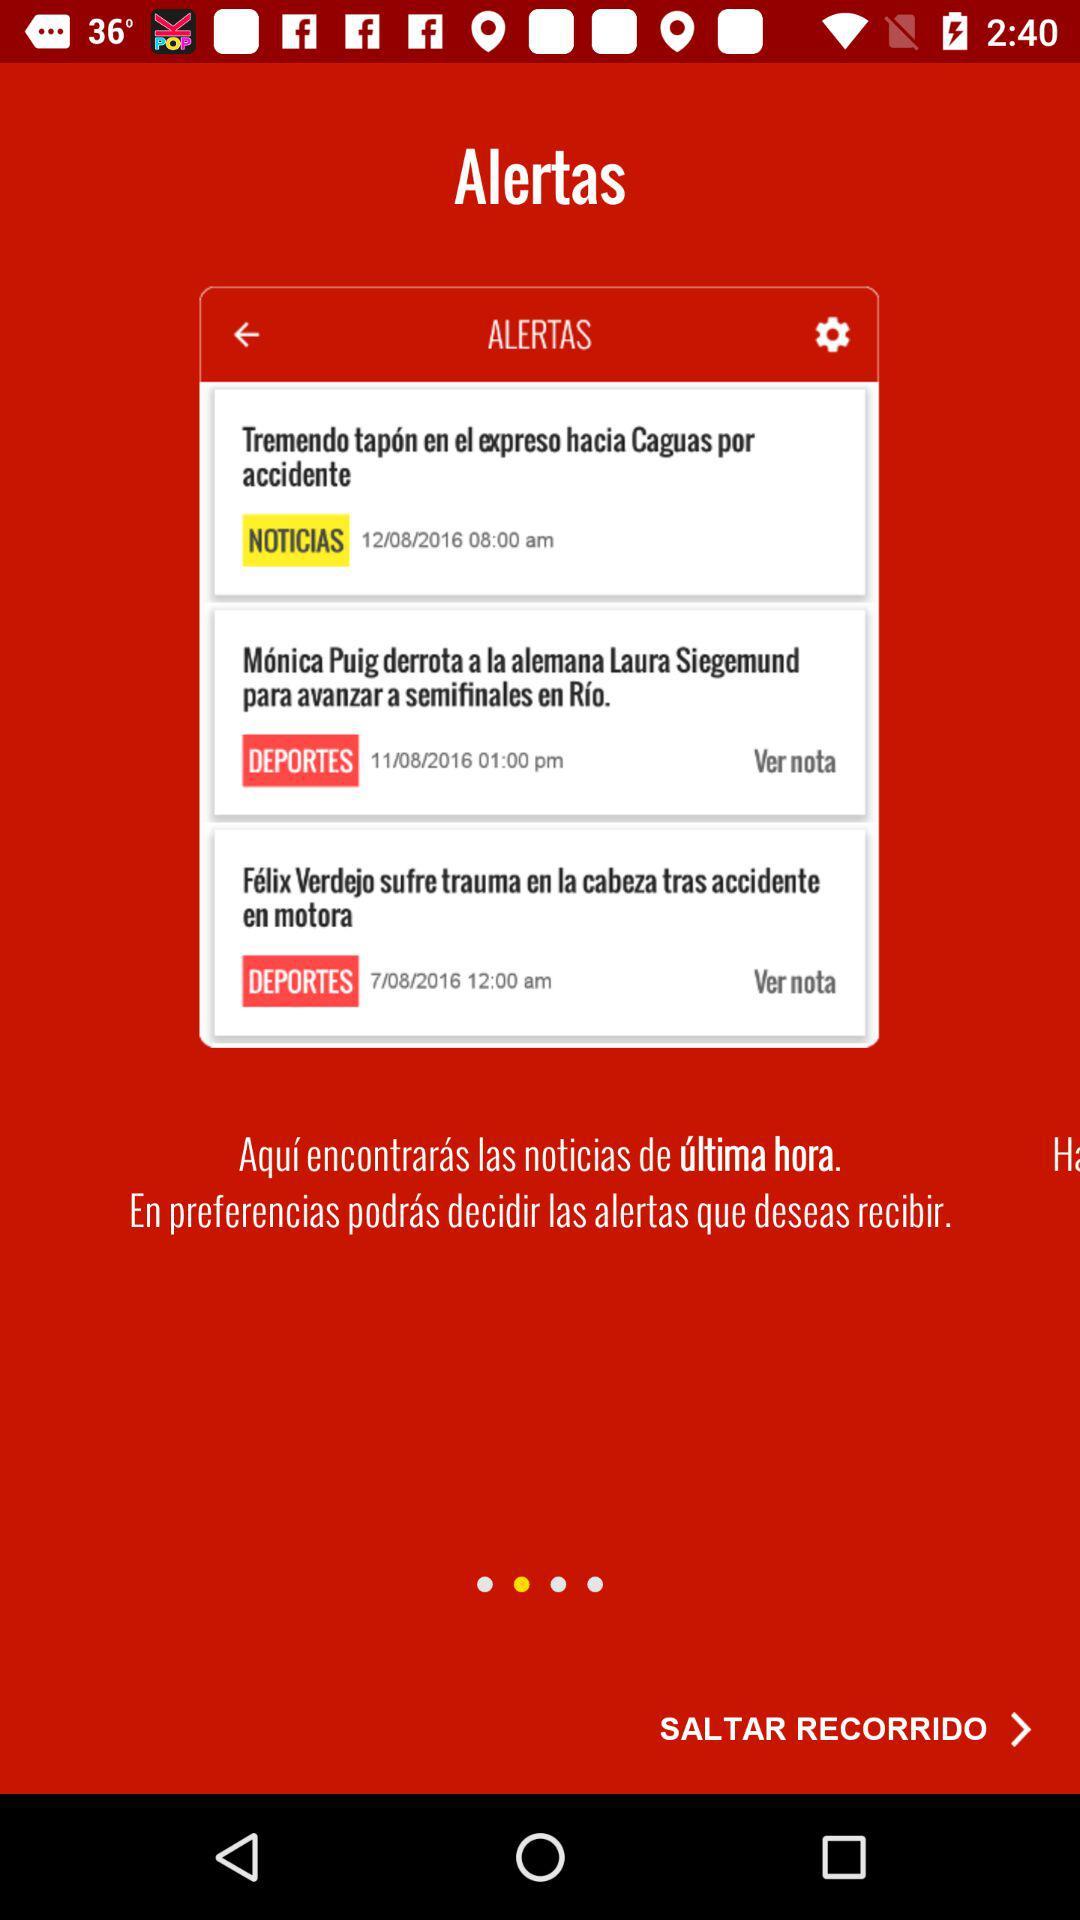 This screenshot has width=1080, height=1920. What do you see at coordinates (520, 1583) in the screenshot?
I see `search homepage` at bounding box center [520, 1583].